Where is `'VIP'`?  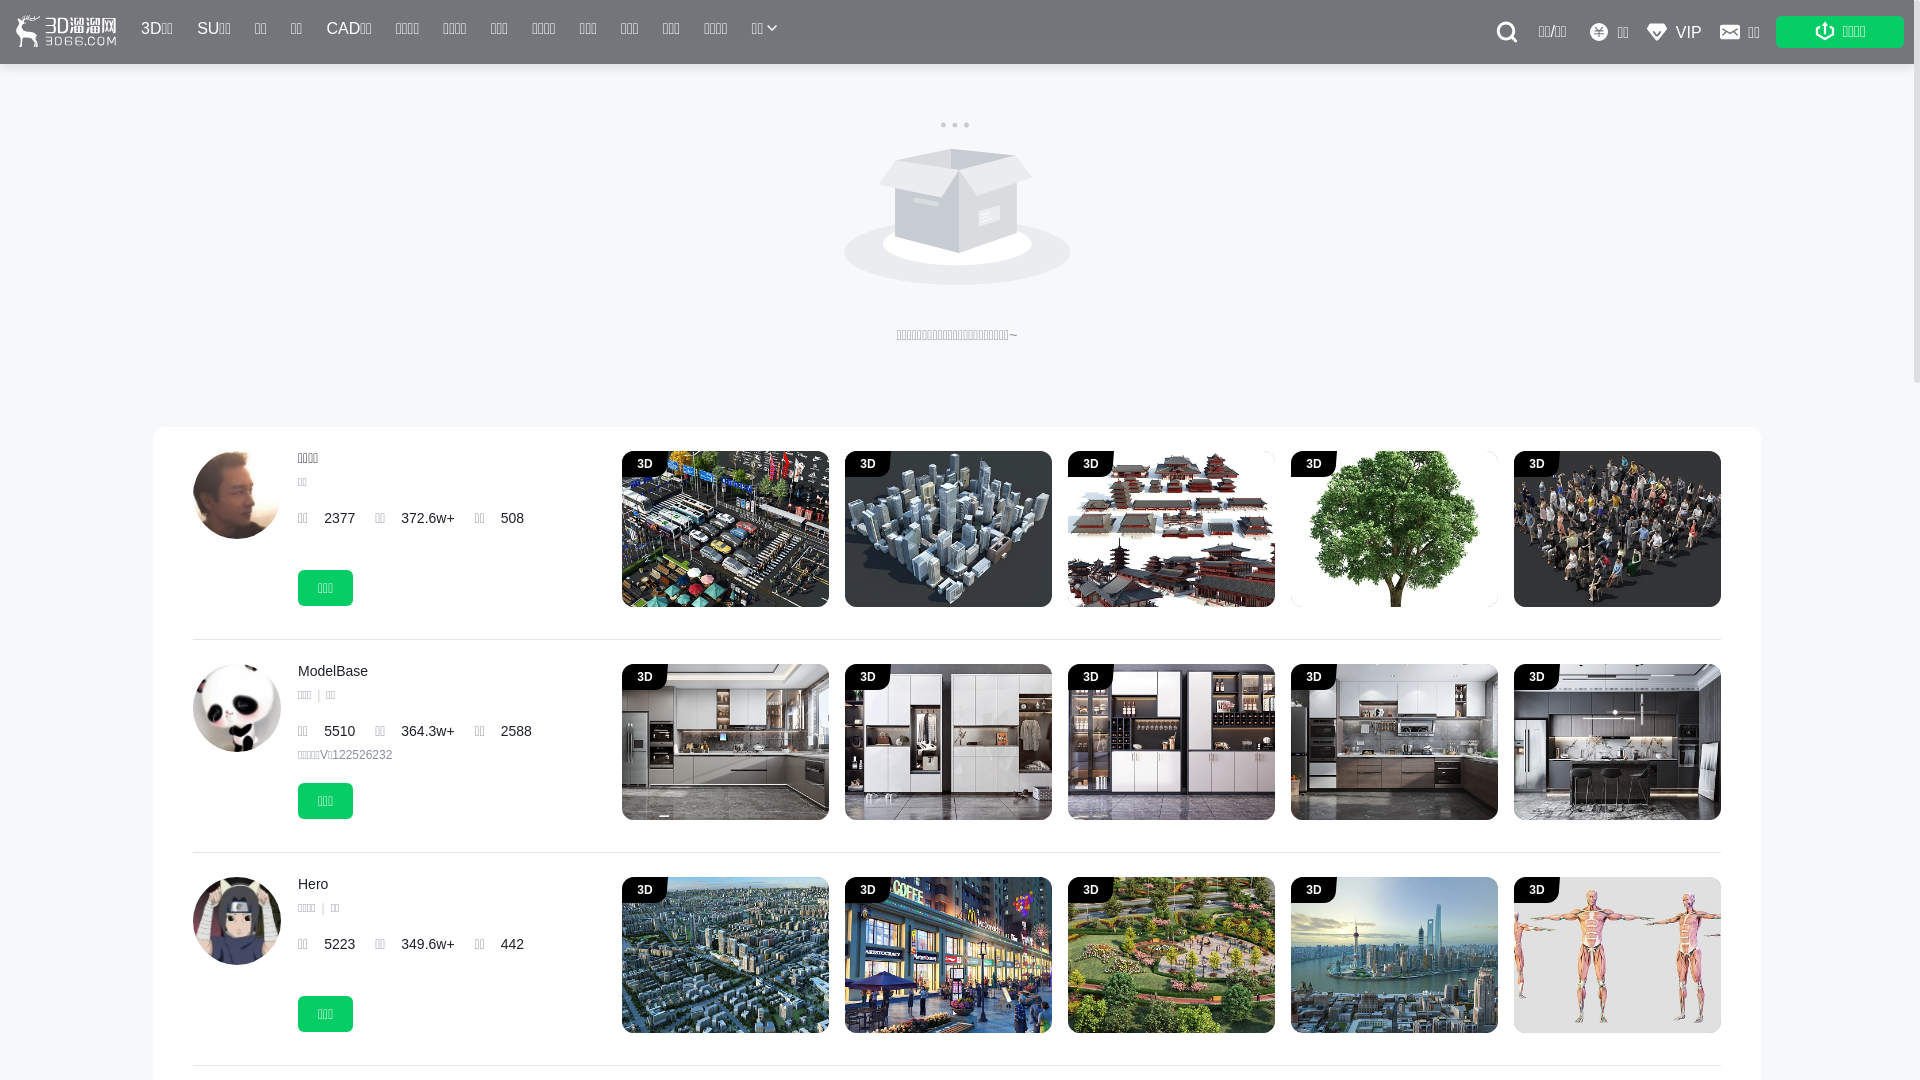 'VIP' is located at coordinates (1673, 31).